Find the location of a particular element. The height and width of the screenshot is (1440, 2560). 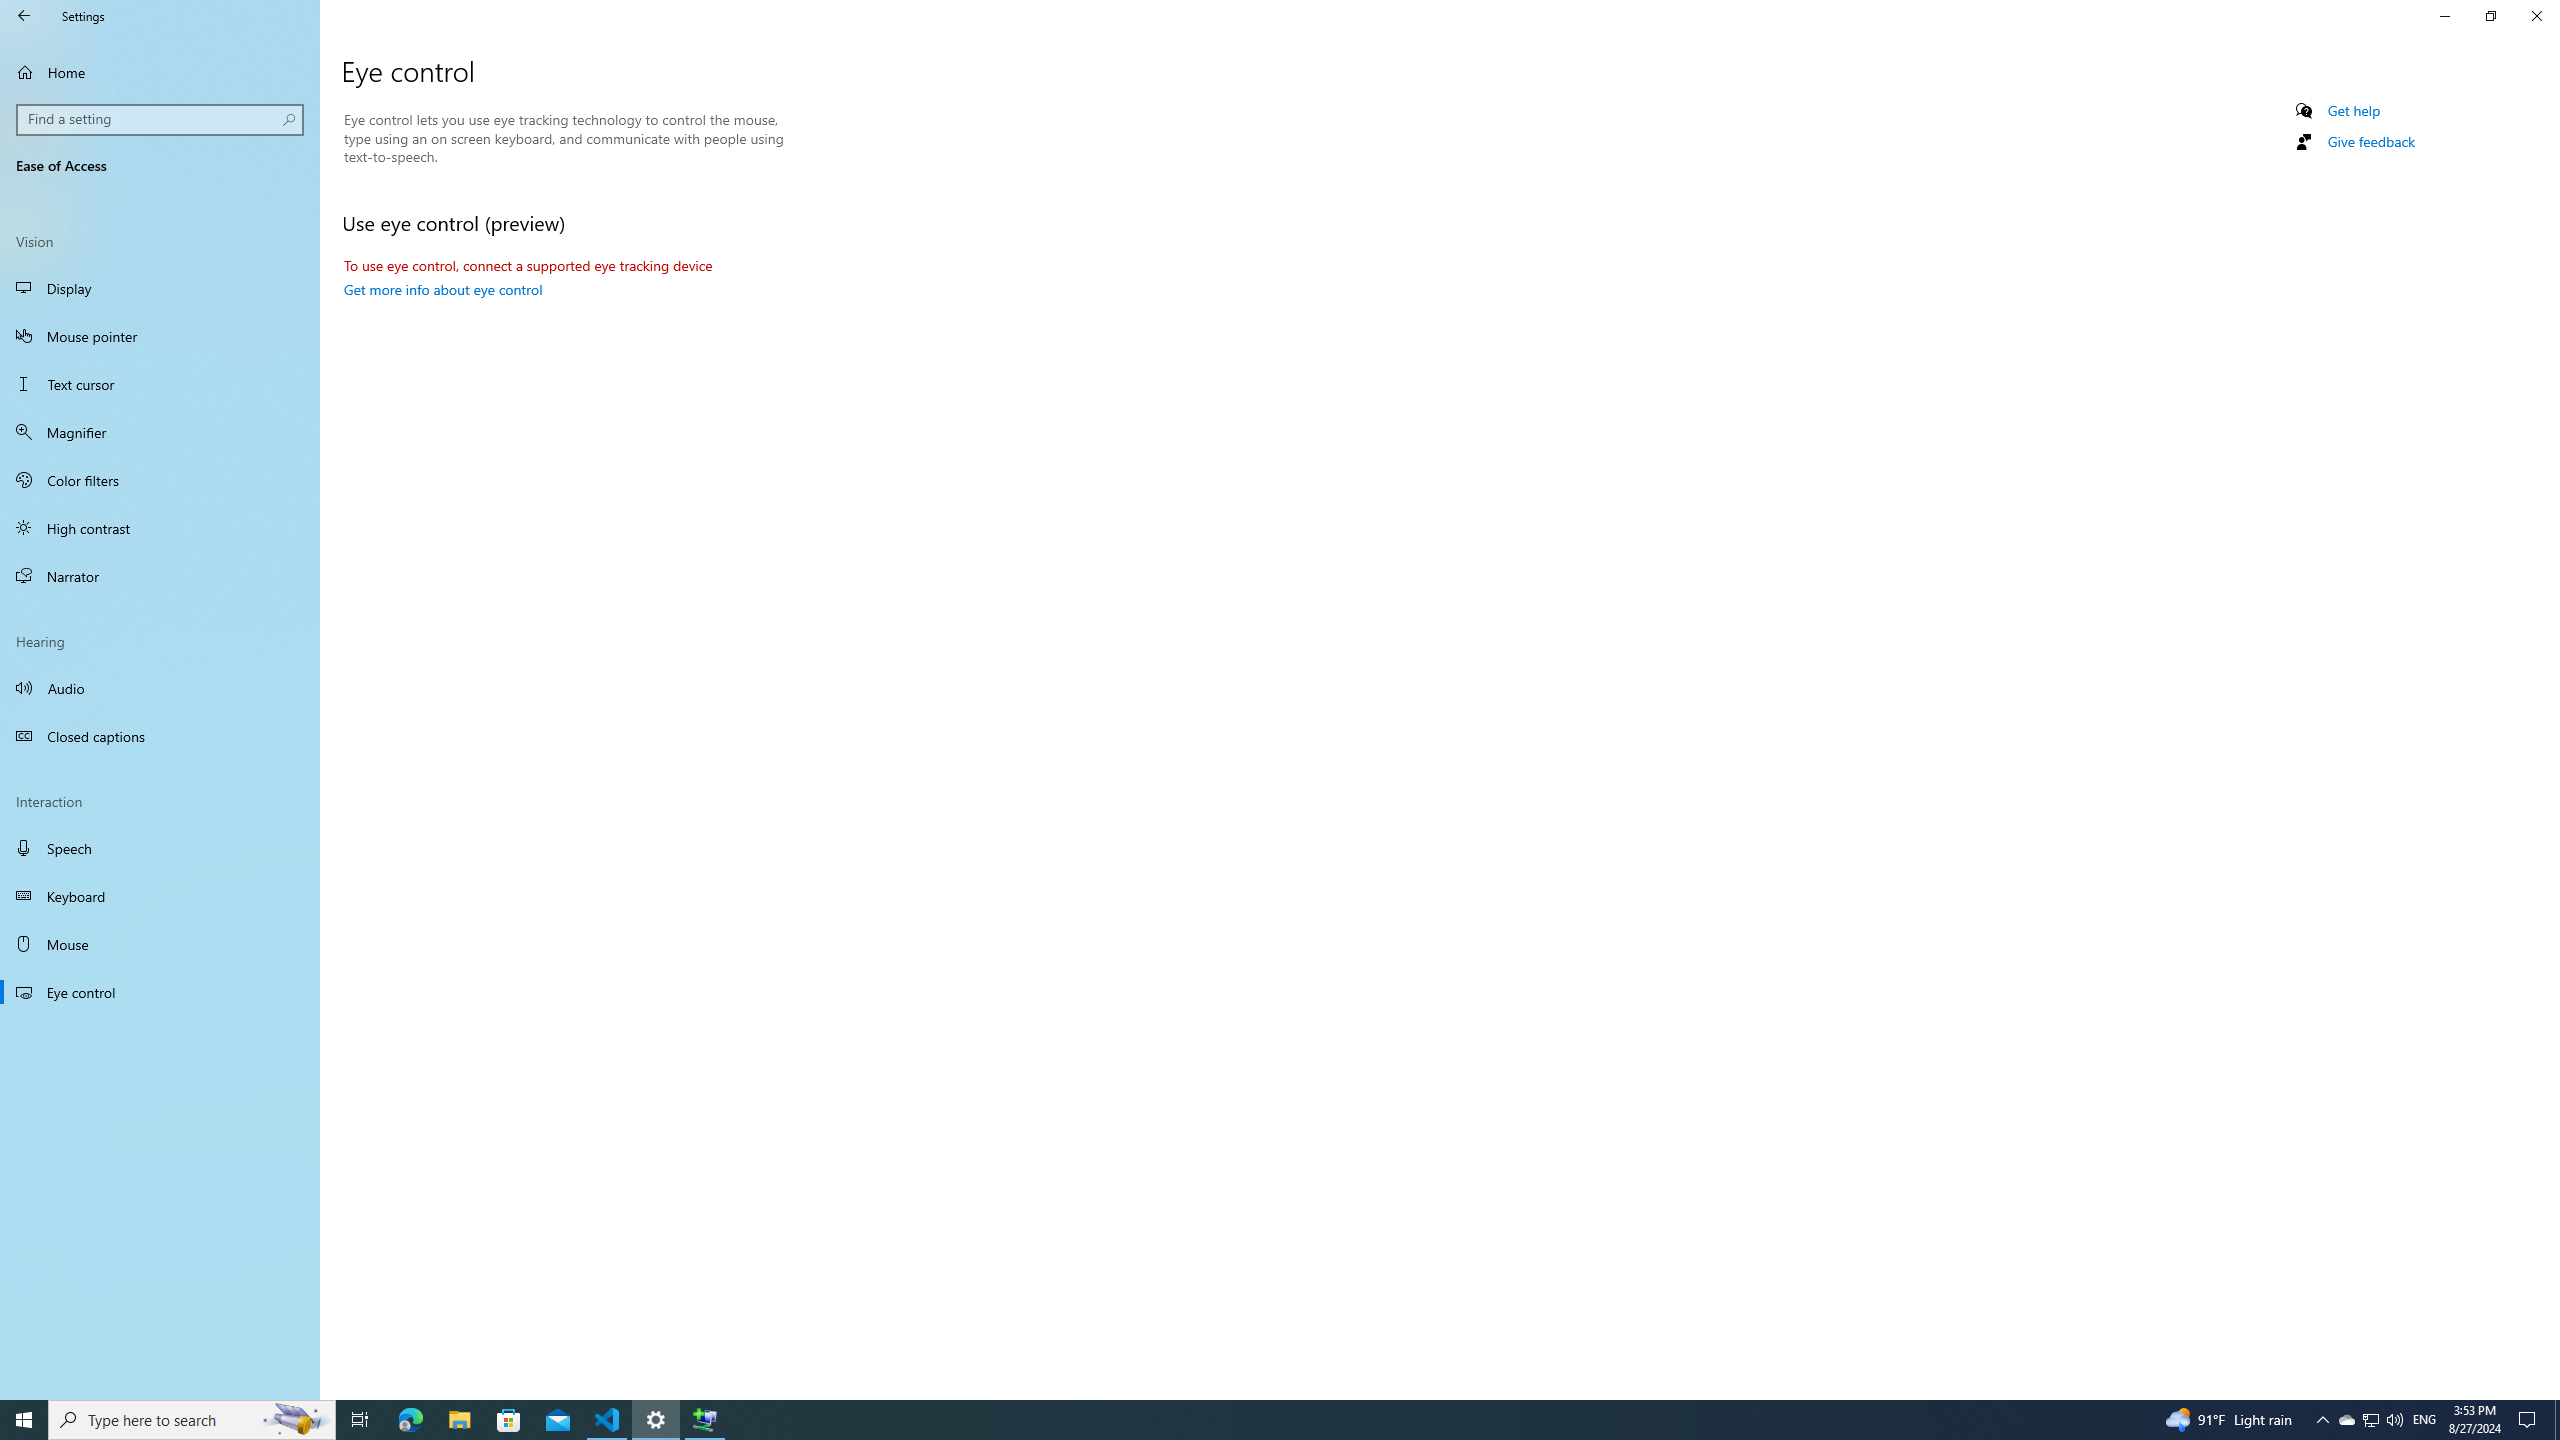

'Narrator' is located at coordinates (159, 575).